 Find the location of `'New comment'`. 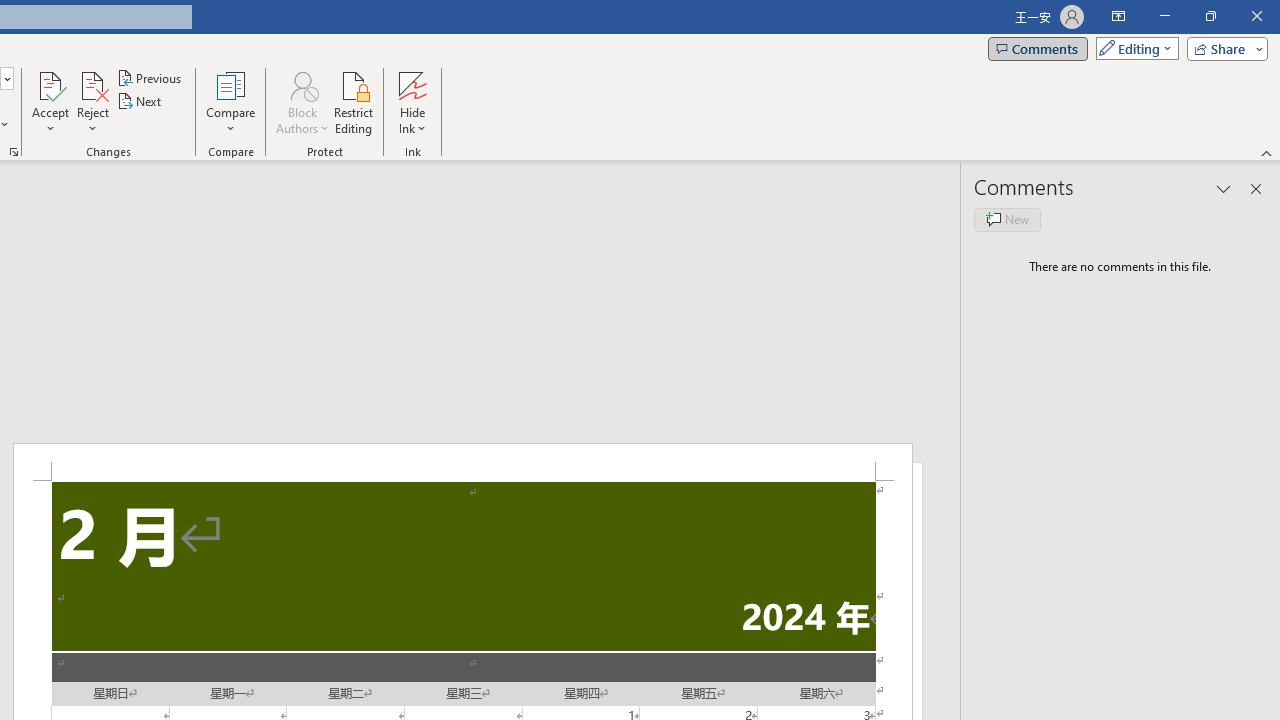

'New comment' is located at coordinates (1007, 219).